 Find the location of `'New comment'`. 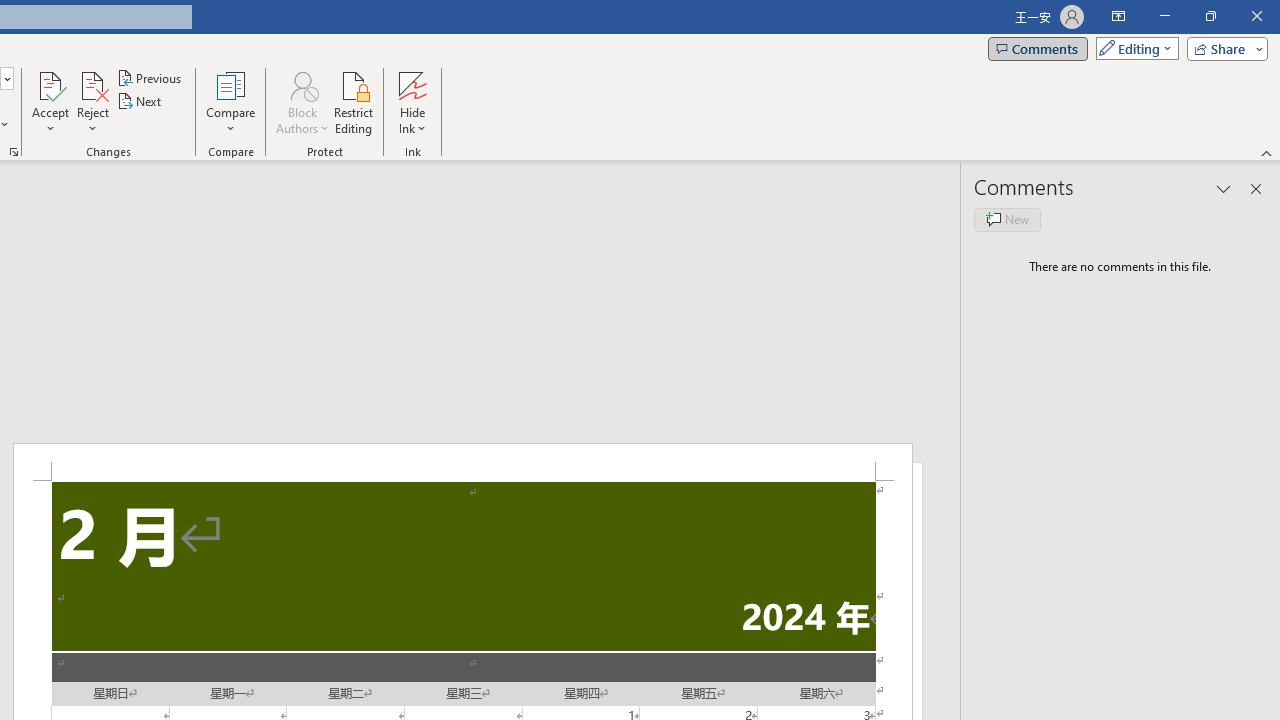

'New comment' is located at coordinates (1007, 219).